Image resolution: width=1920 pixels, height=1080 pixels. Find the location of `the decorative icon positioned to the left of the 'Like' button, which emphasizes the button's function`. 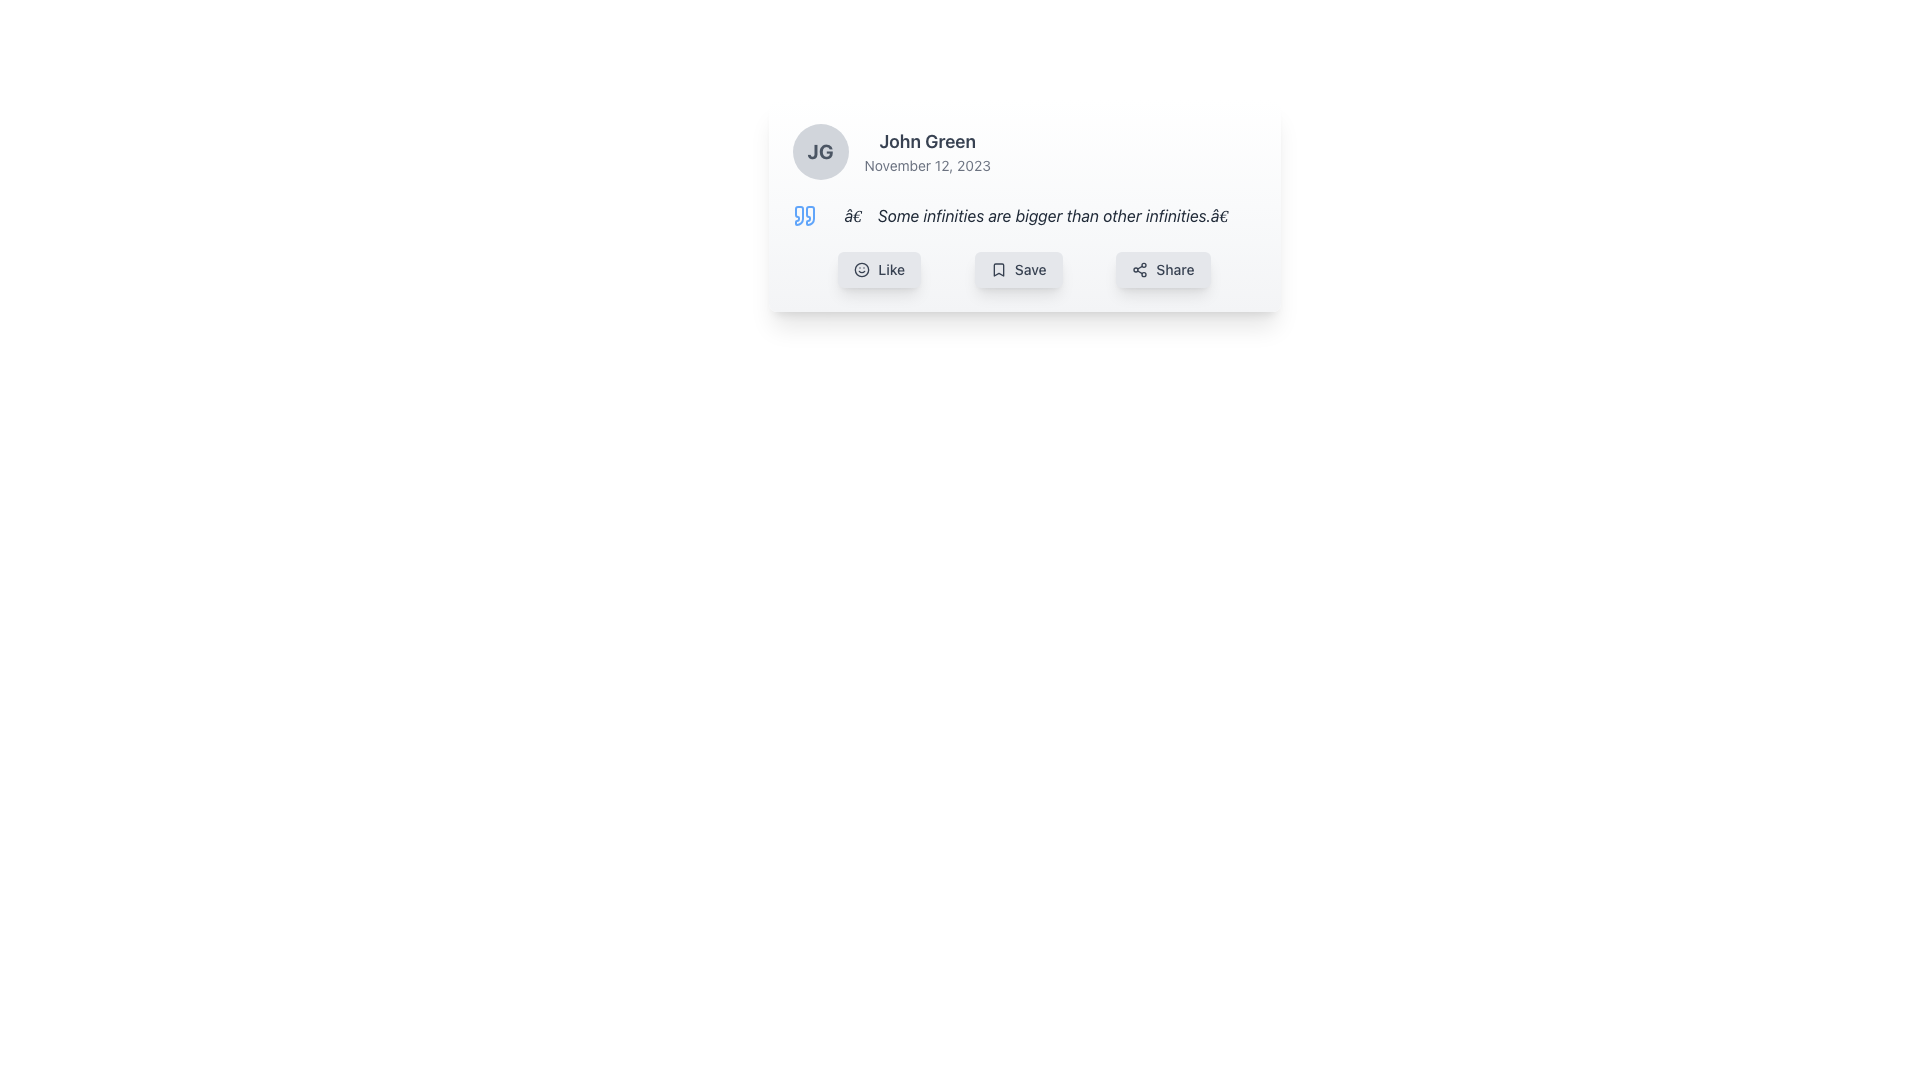

the decorative icon positioned to the left of the 'Like' button, which emphasizes the button's function is located at coordinates (862, 270).